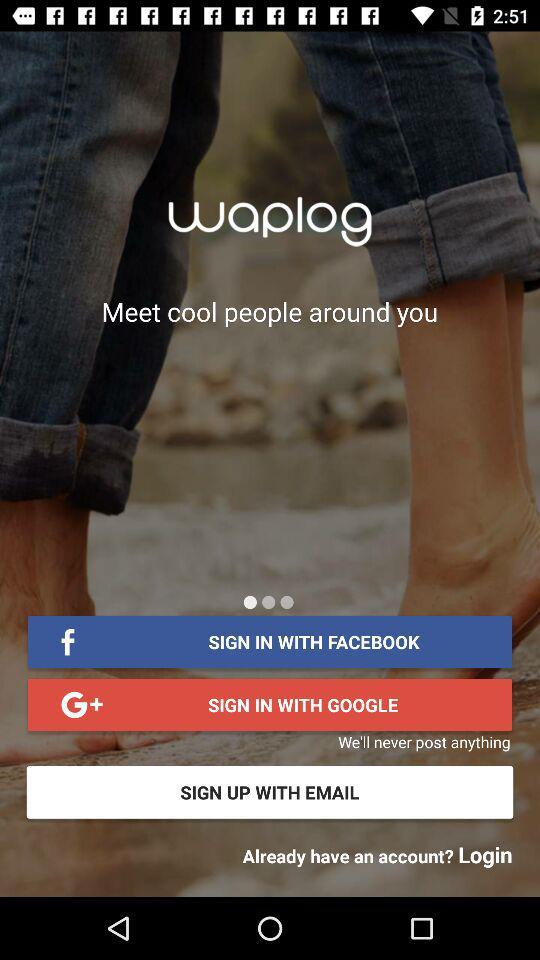  I want to click on item below the sign up with item, so click(377, 853).